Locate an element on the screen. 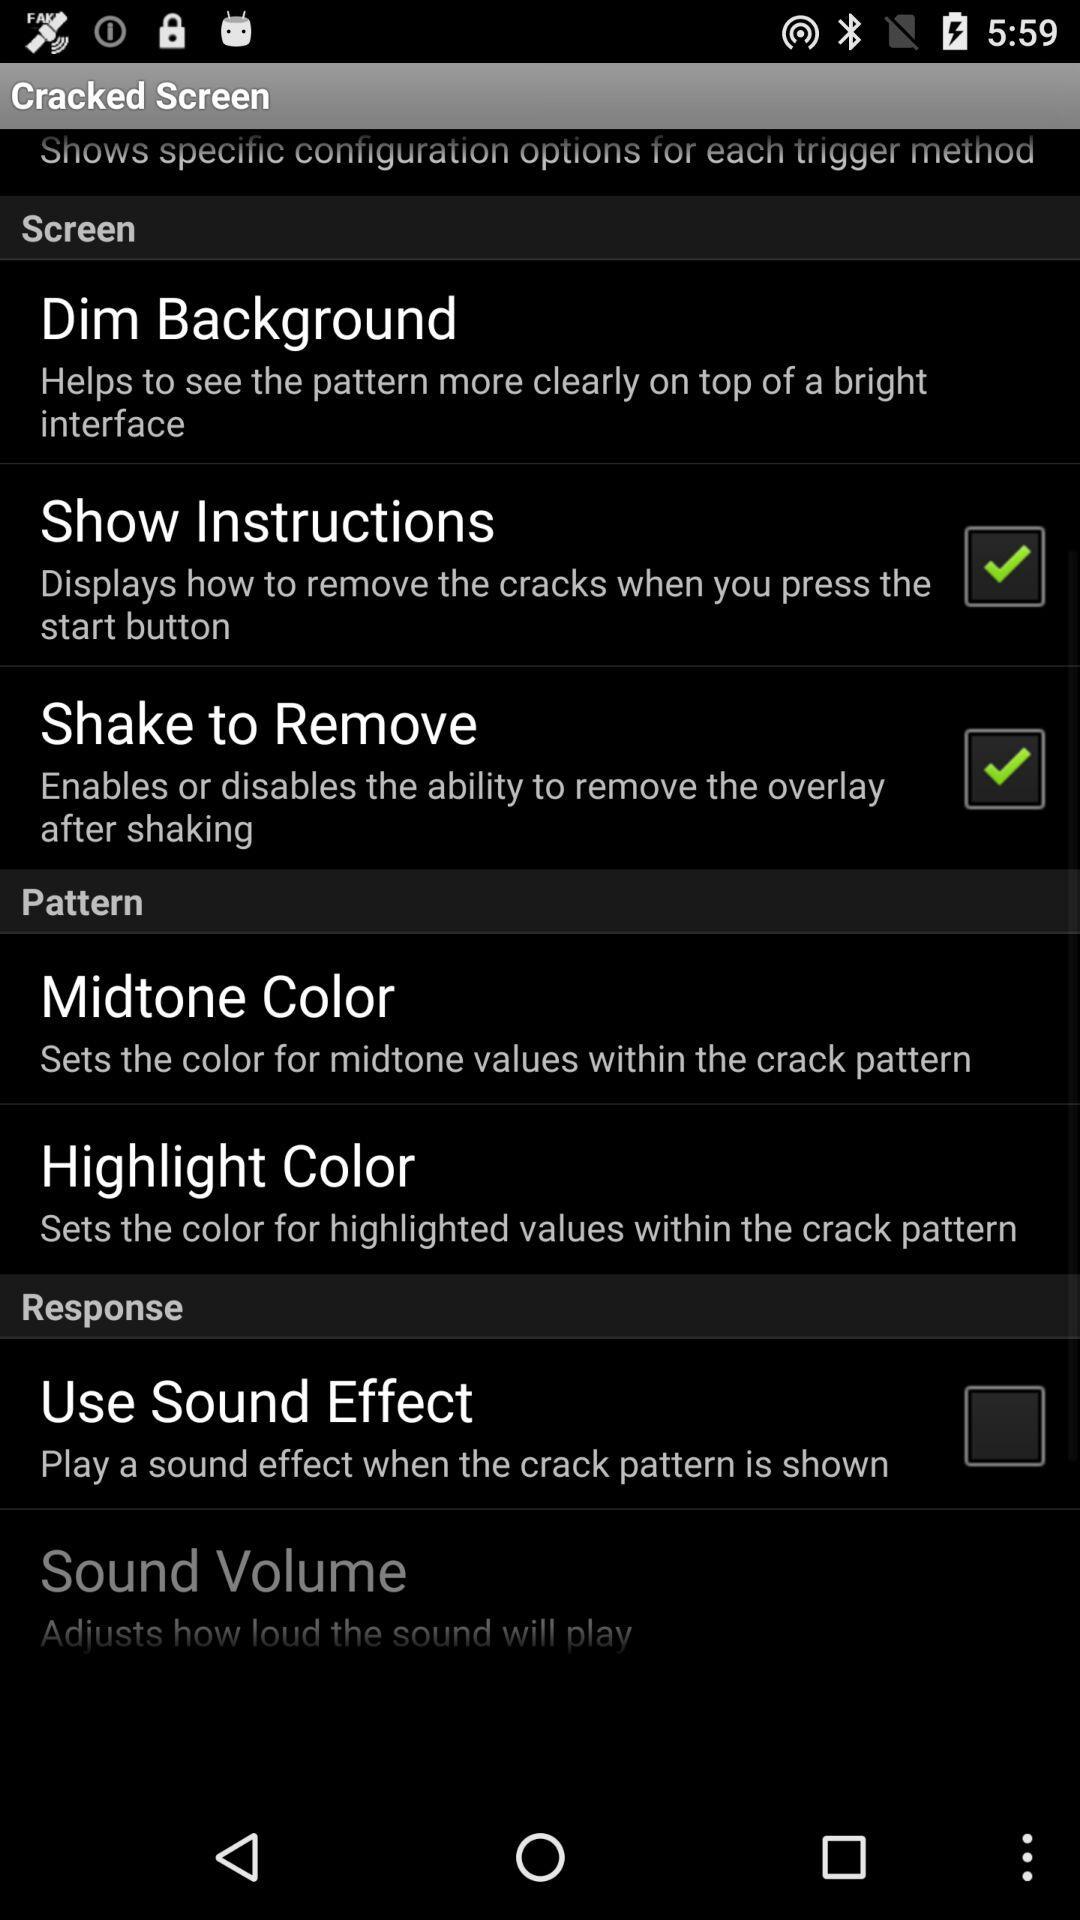 This screenshot has height=1920, width=1080. item below helps to see app is located at coordinates (266, 518).